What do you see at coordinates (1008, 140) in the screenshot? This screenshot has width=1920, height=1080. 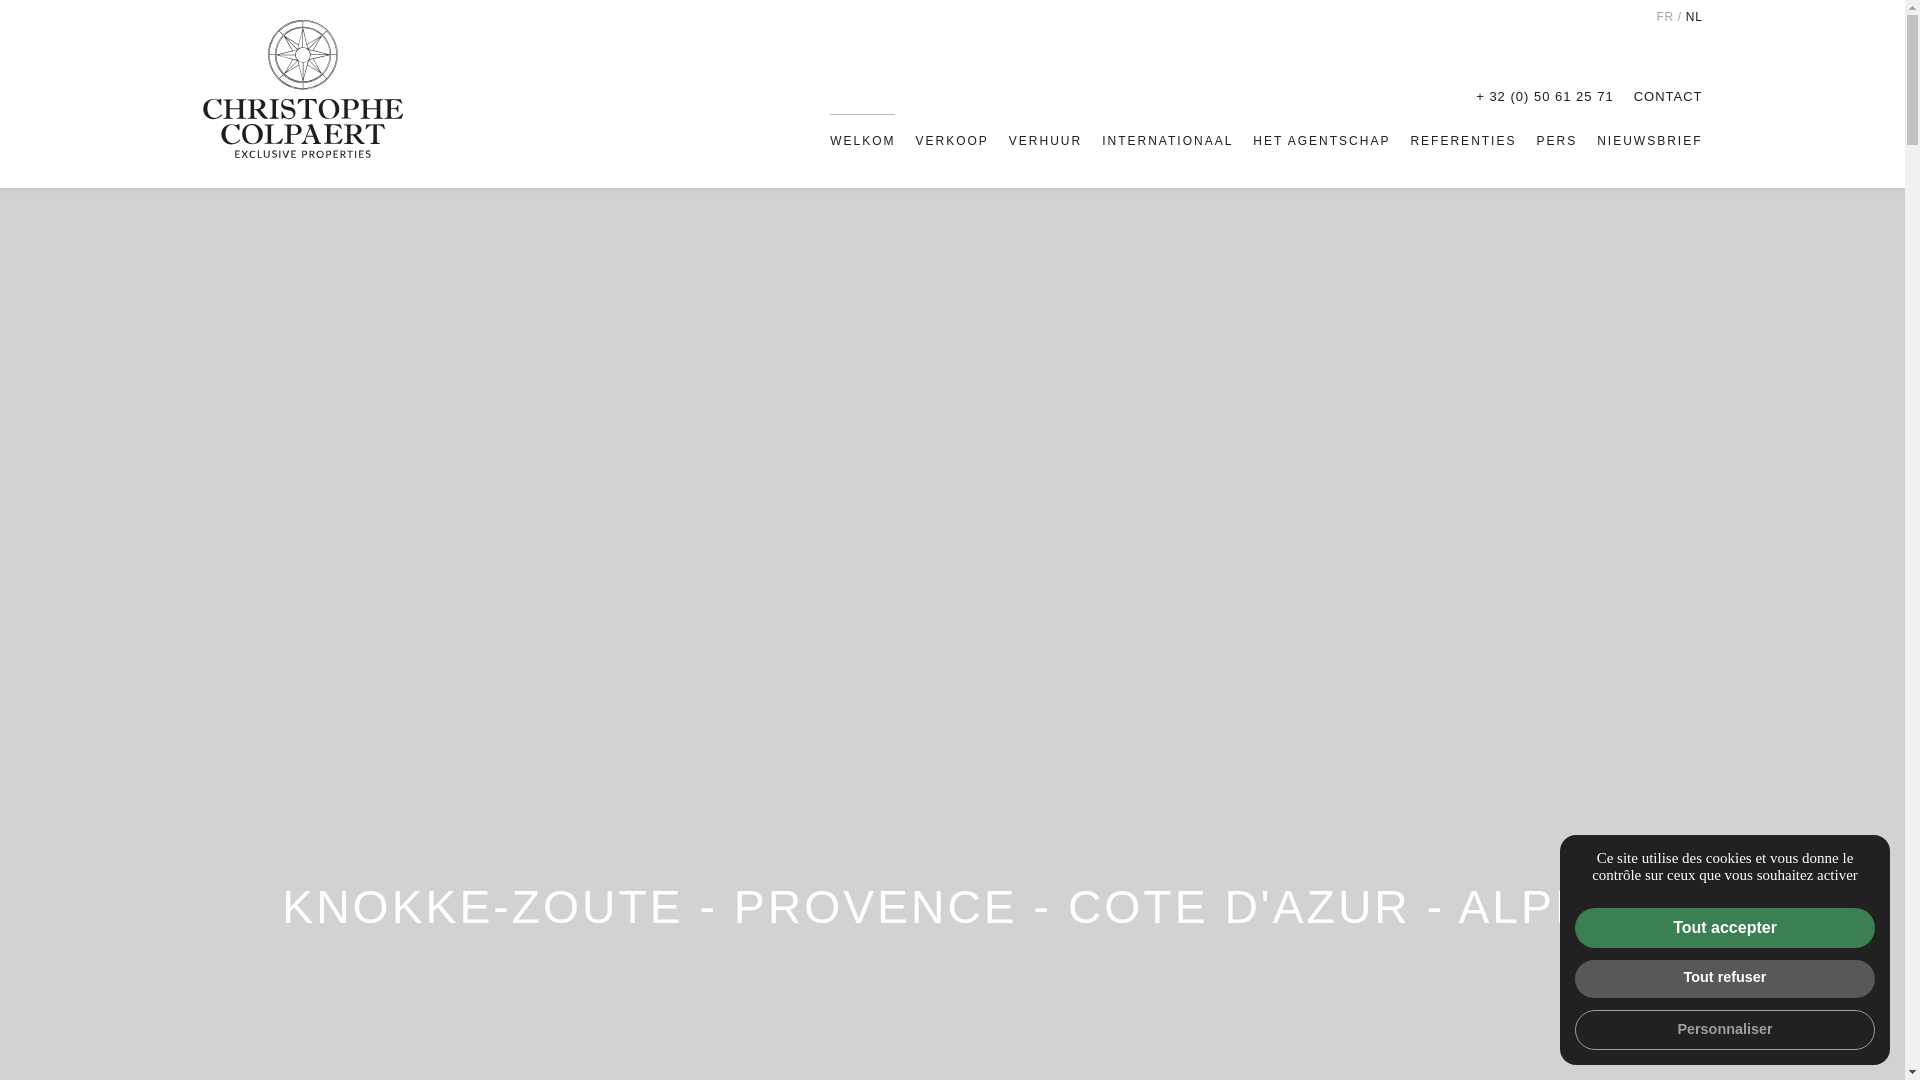 I see `'VERHUUR'` at bounding box center [1008, 140].